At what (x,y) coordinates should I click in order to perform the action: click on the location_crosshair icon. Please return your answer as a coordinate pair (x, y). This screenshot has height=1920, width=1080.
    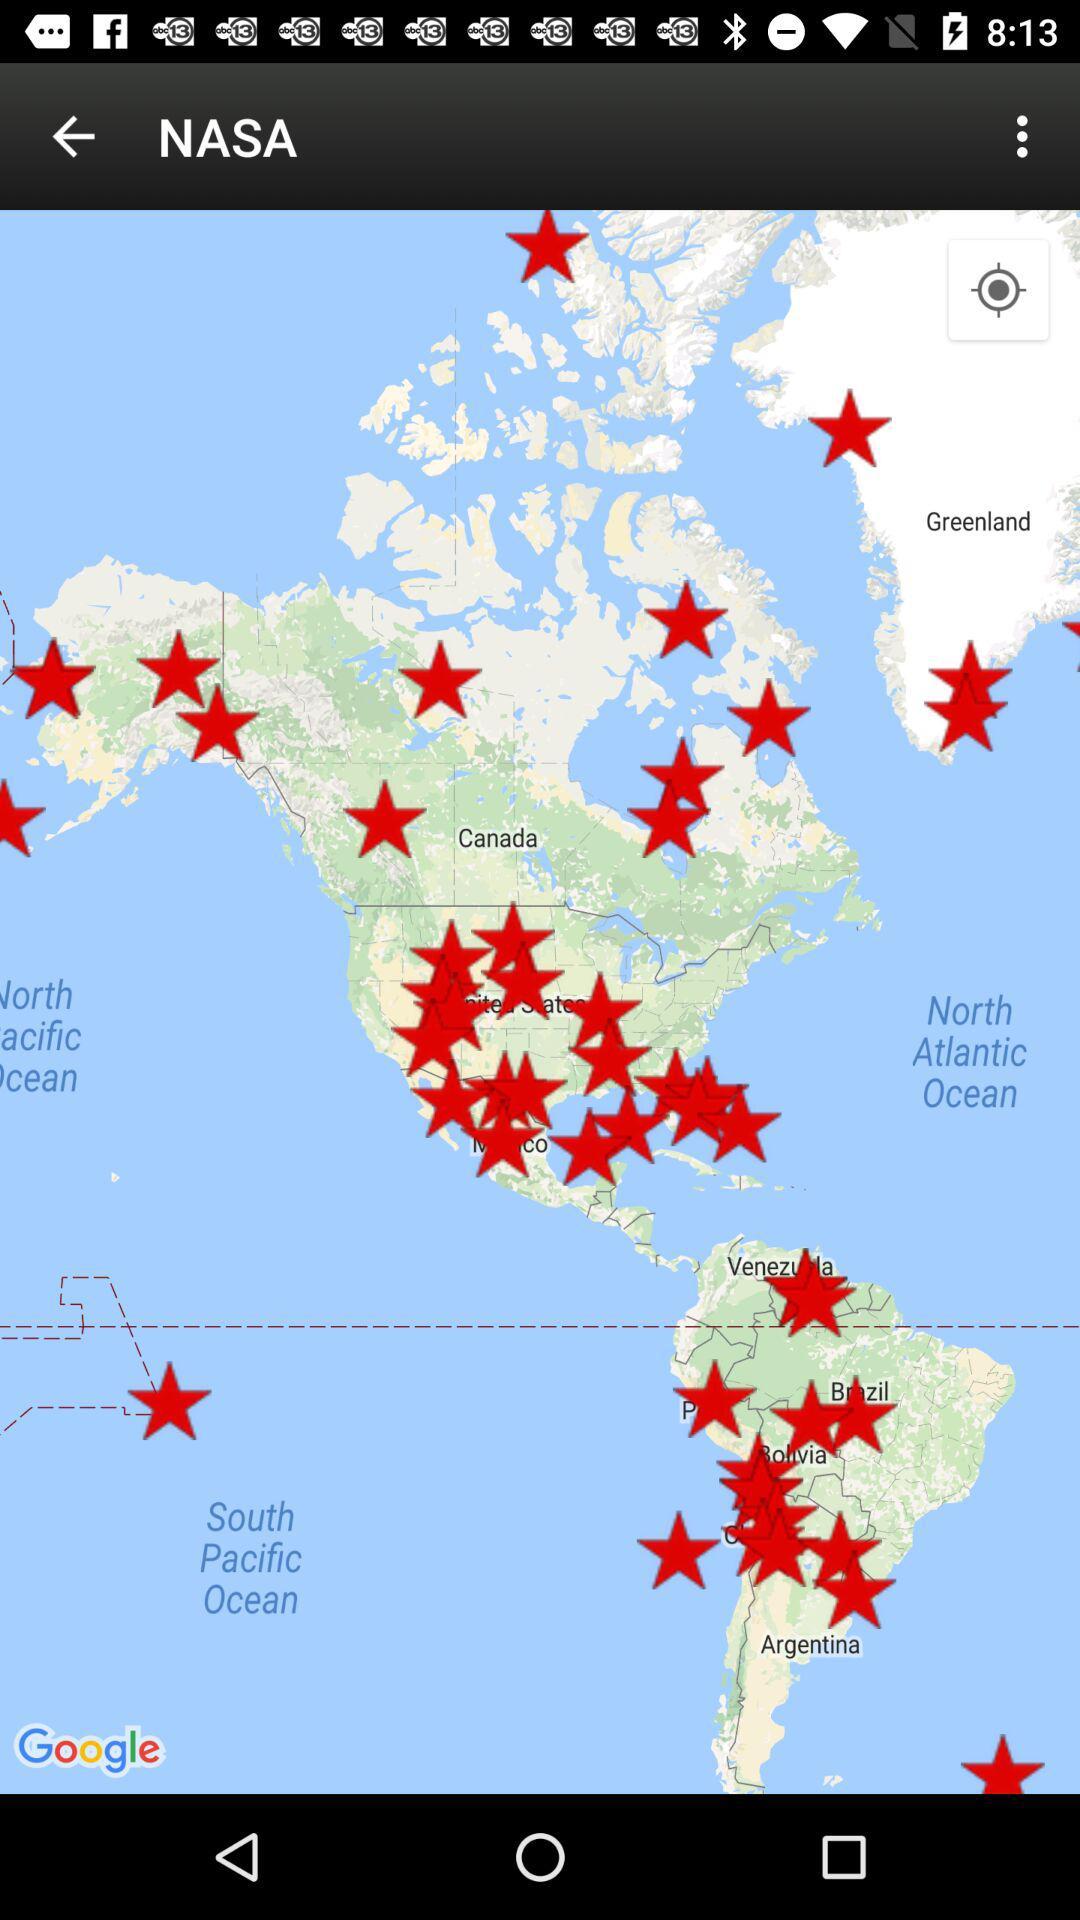
    Looking at the image, I should click on (998, 290).